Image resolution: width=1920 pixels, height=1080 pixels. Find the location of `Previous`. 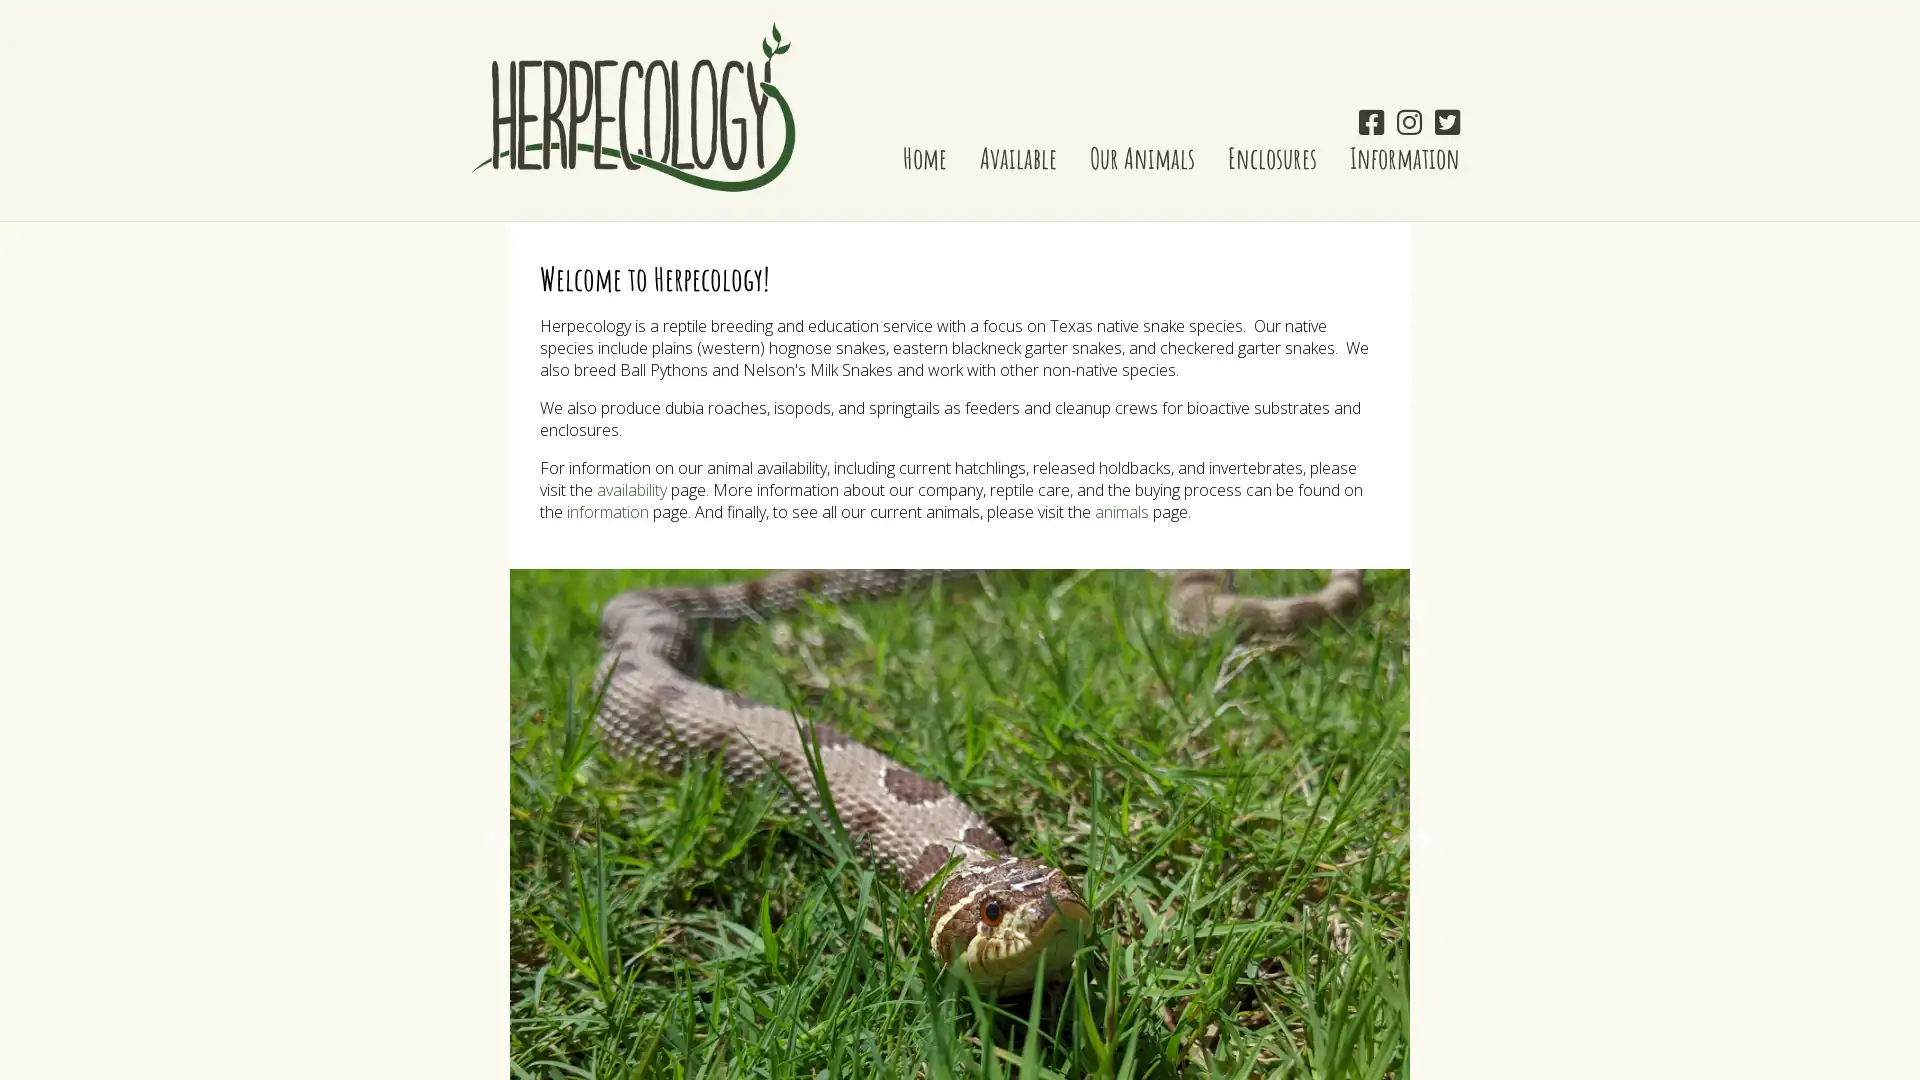

Previous is located at coordinates (494, 839).